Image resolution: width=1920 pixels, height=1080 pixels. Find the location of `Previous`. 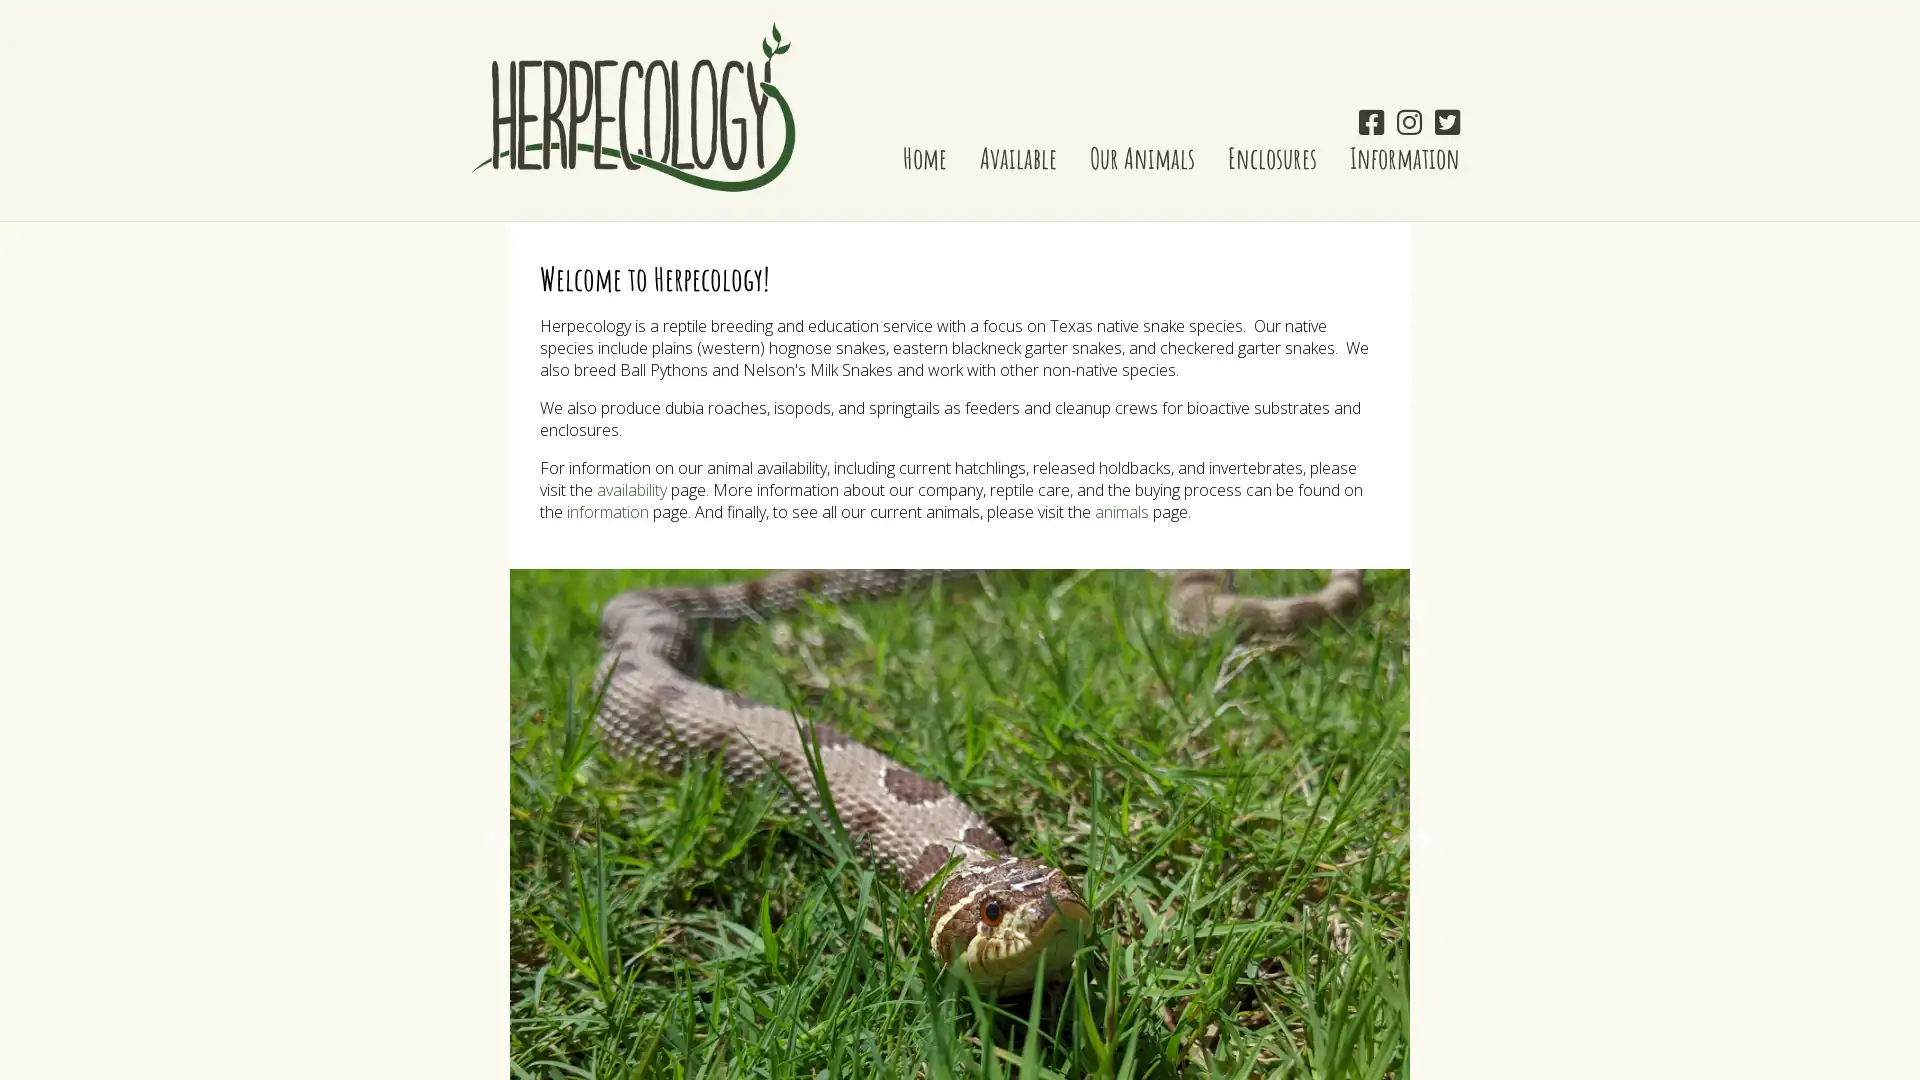

Previous is located at coordinates (494, 839).